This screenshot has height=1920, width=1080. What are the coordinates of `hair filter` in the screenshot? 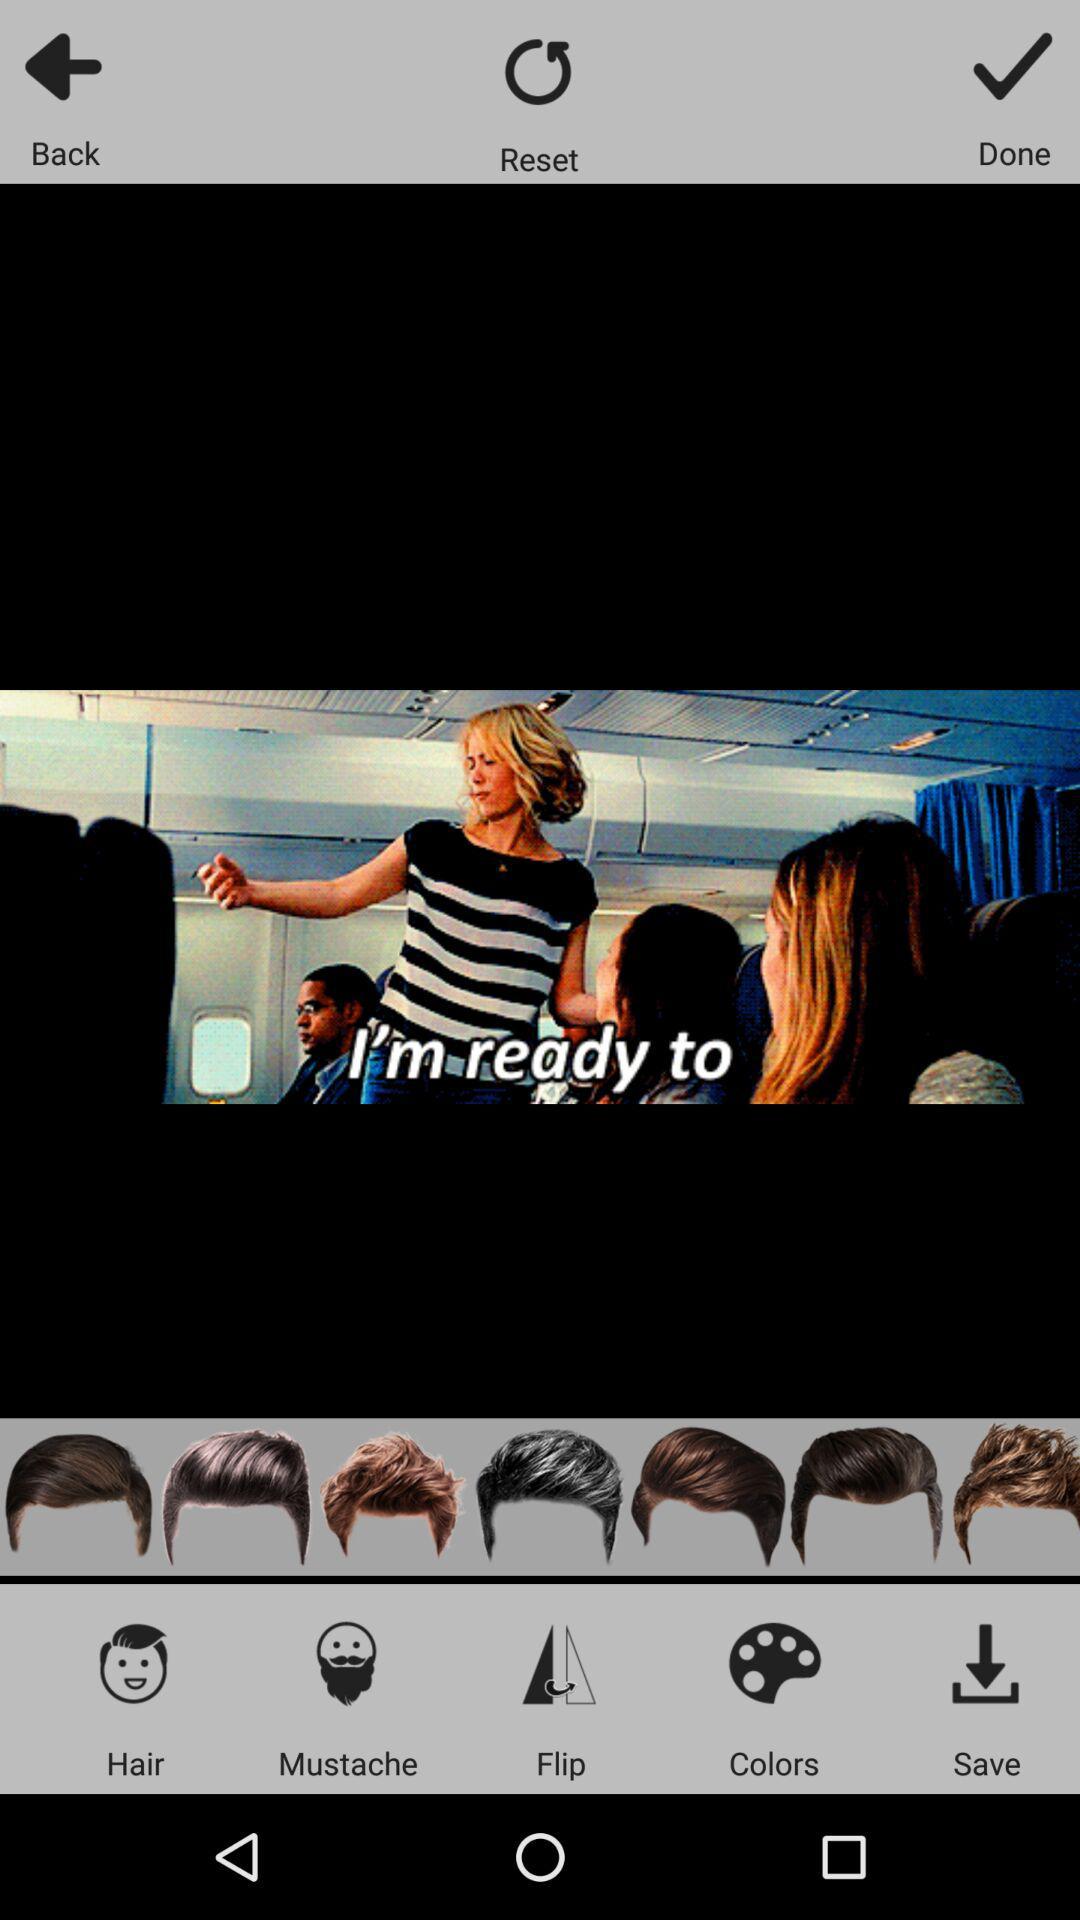 It's located at (235, 1497).